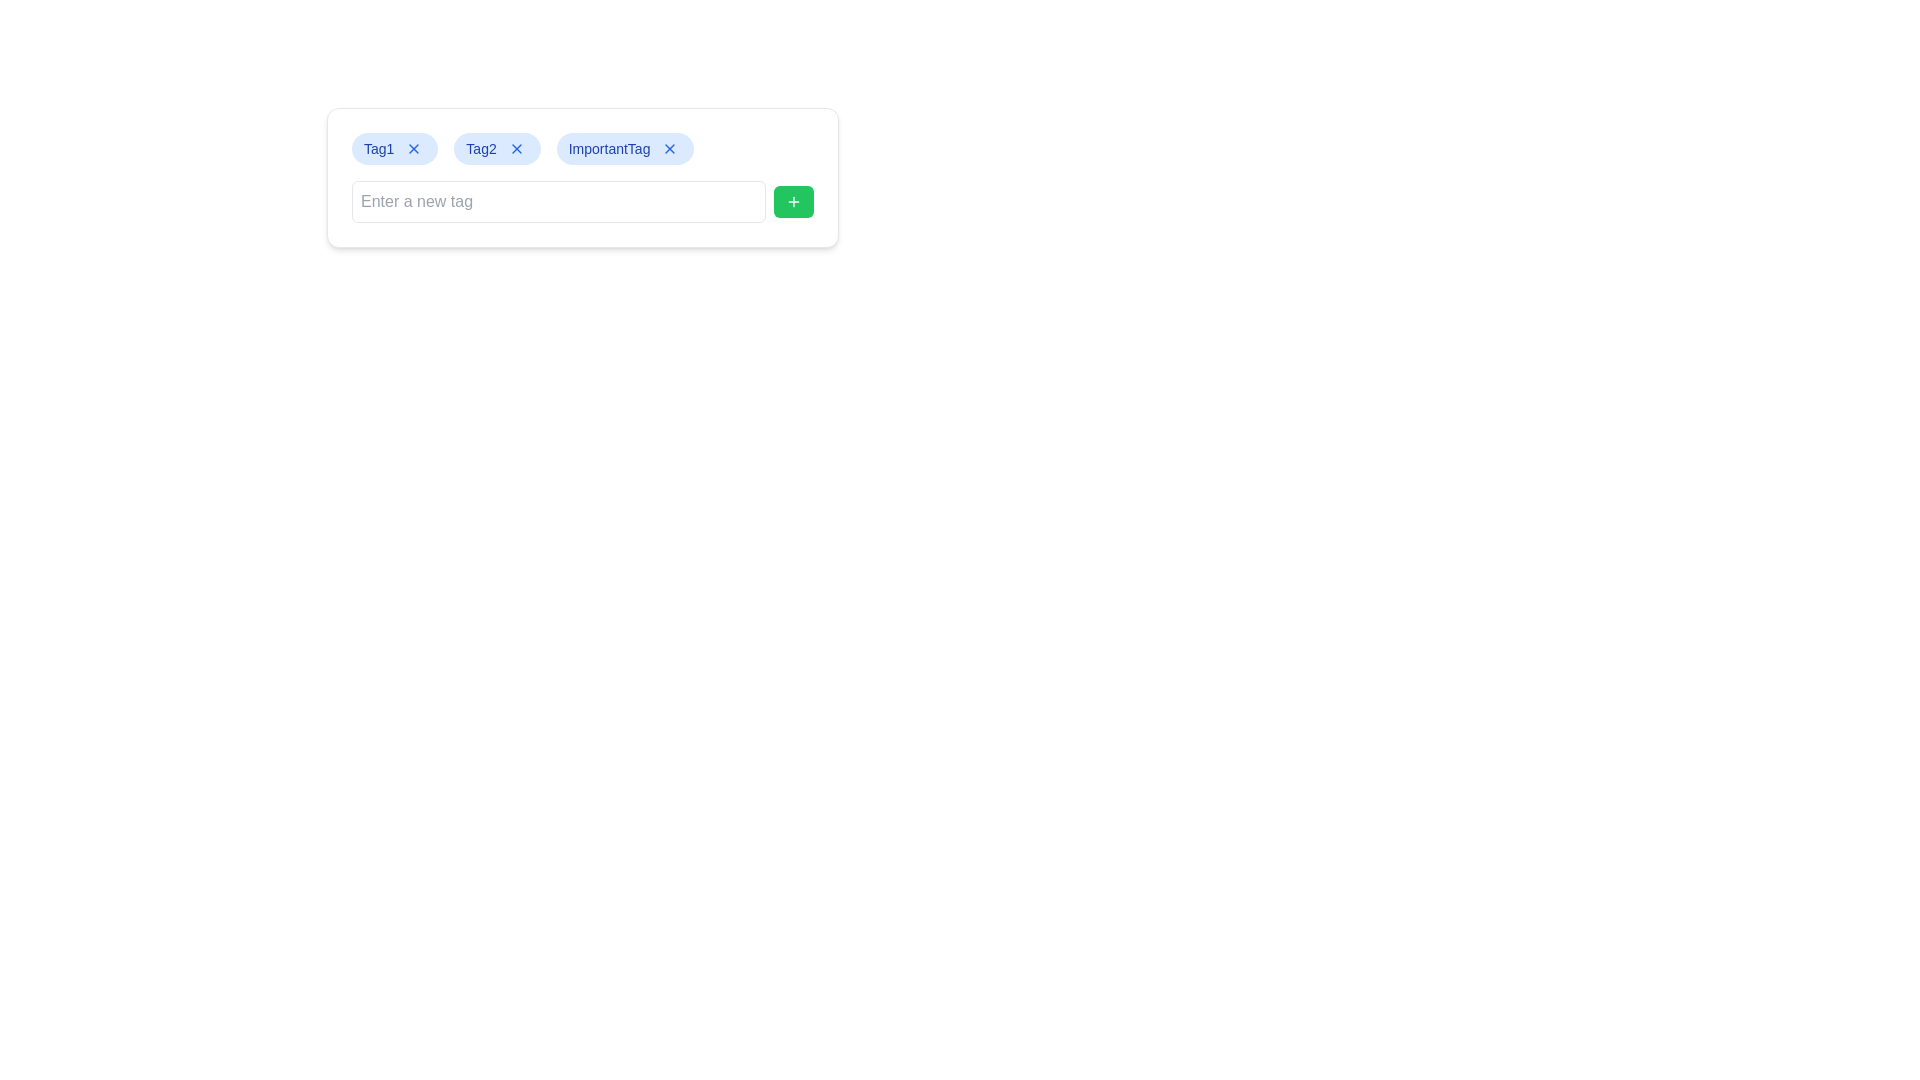 The width and height of the screenshot is (1920, 1080). Describe the element at coordinates (413, 148) in the screenshot. I see `the small blue 'X' icon` at that location.